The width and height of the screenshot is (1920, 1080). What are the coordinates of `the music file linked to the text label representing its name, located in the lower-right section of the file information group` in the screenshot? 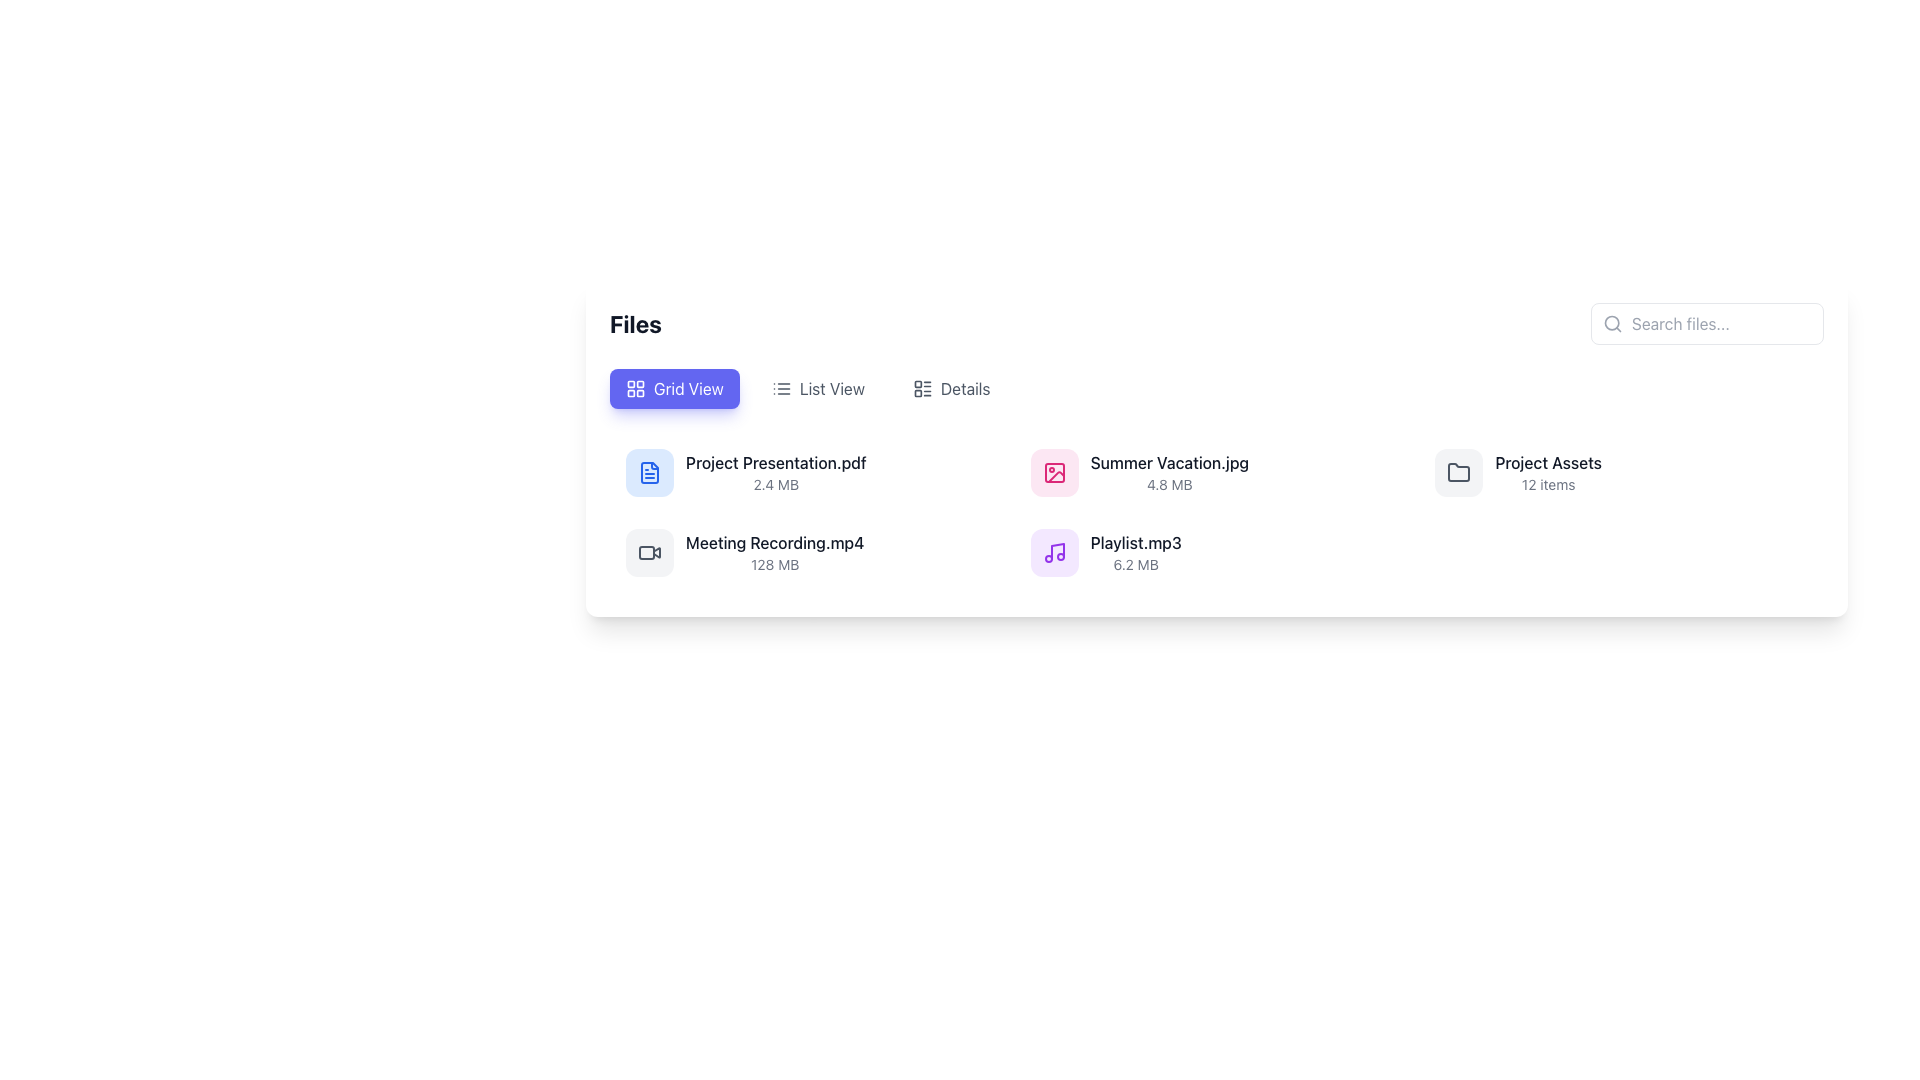 It's located at (1136, 543).